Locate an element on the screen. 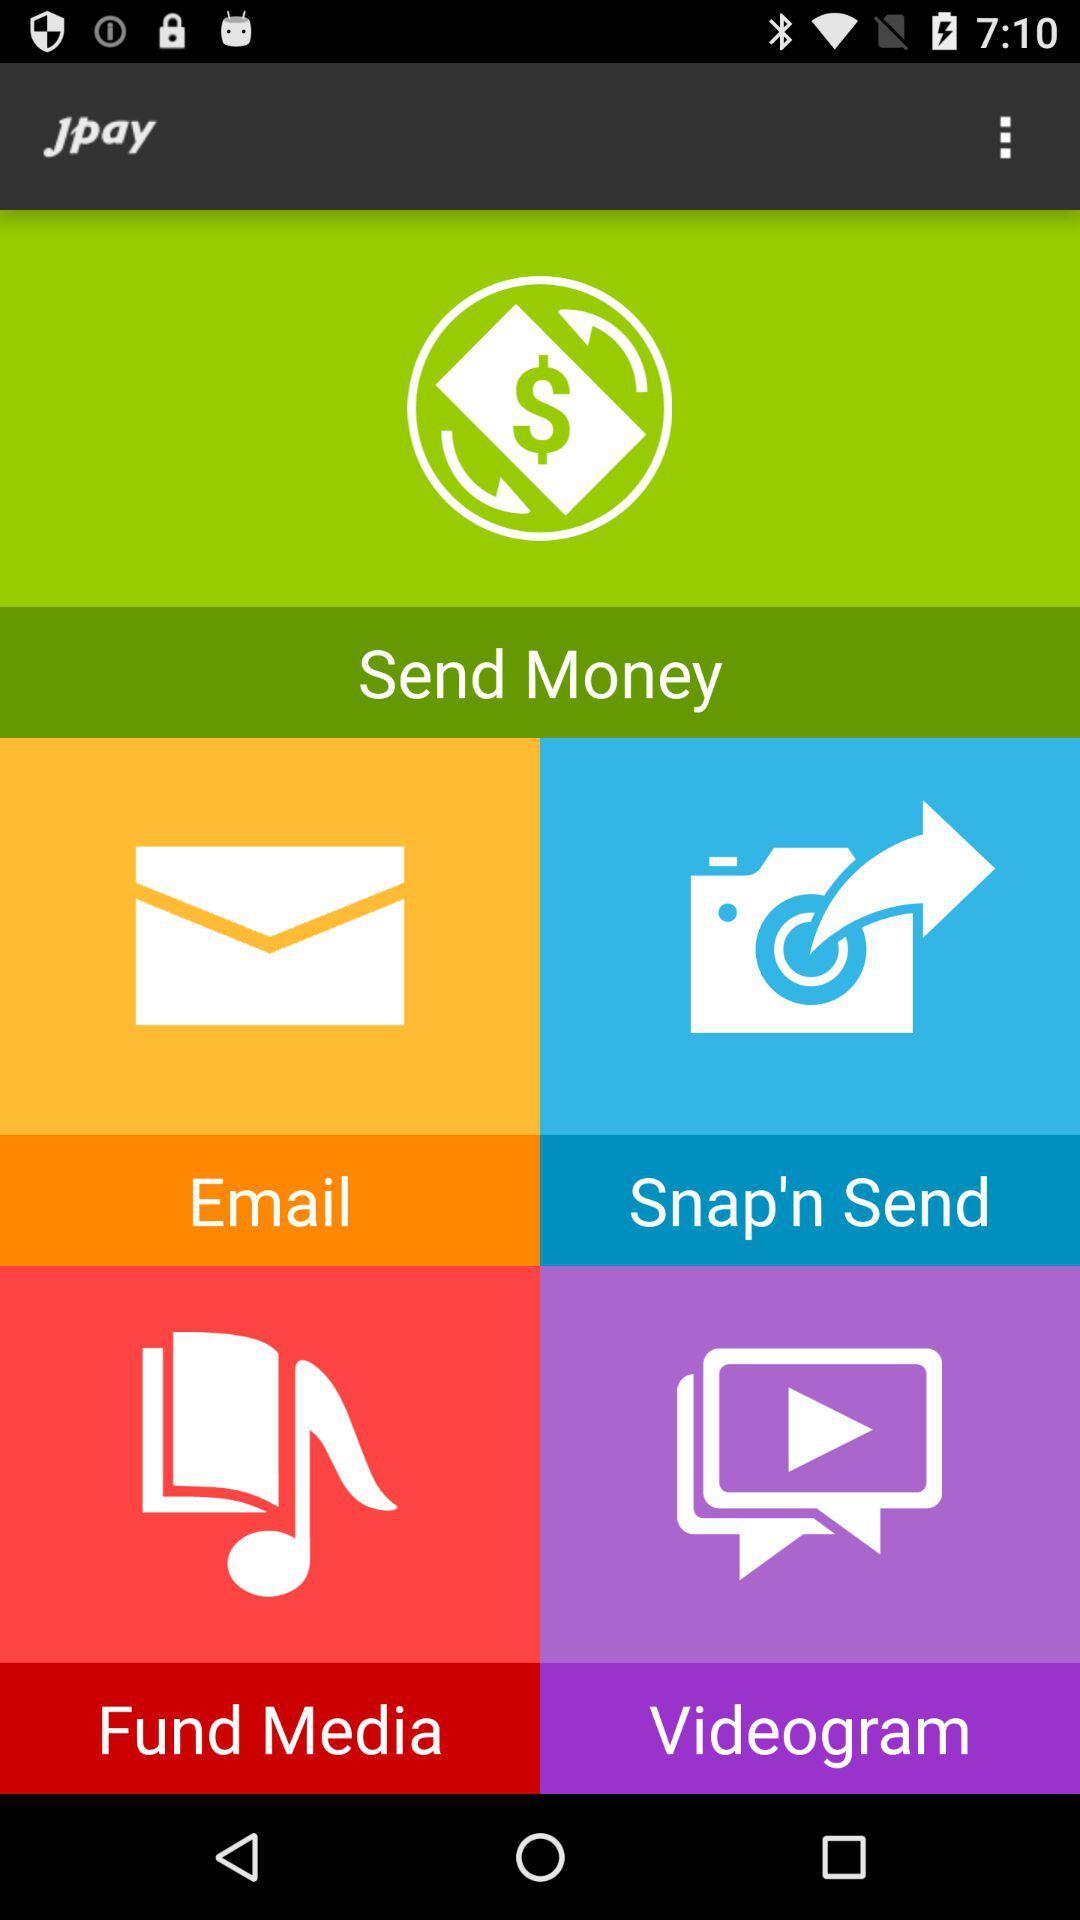 Image resolution: width=1080 pixels, height=1920 pixels. click play button is located at coordinates (810, 1529).